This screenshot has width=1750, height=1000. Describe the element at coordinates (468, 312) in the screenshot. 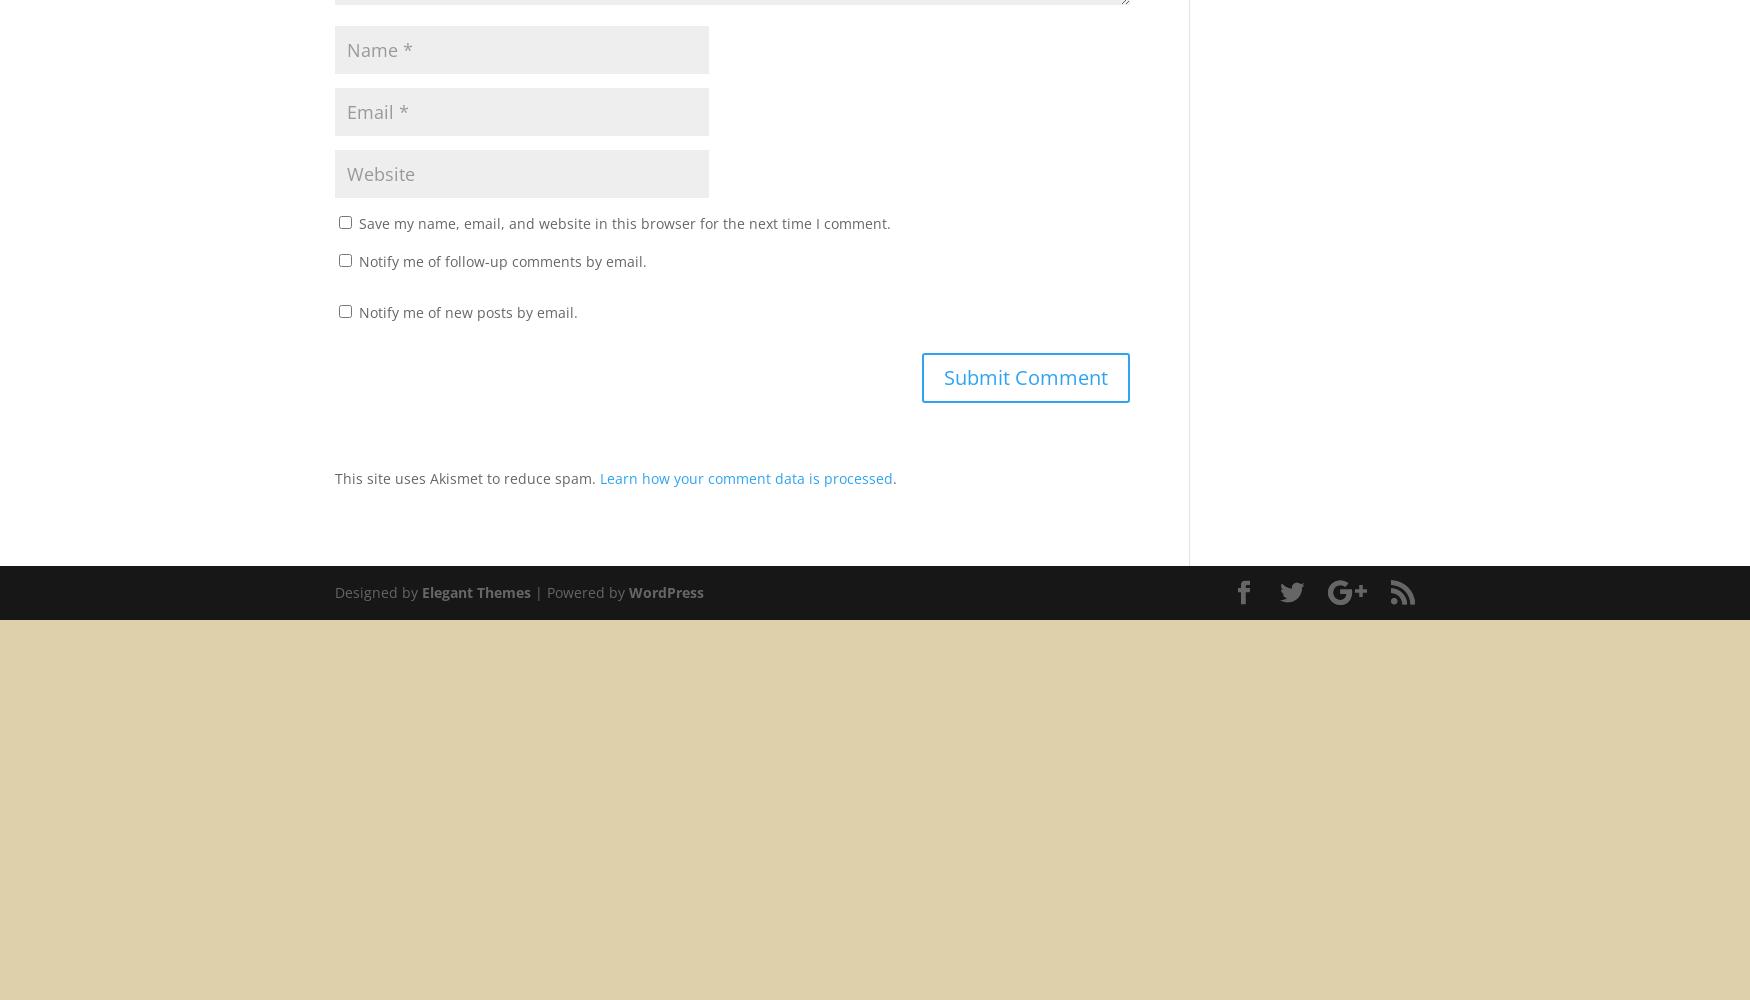

I see `'Notify me of new posts by email.'` at that location.